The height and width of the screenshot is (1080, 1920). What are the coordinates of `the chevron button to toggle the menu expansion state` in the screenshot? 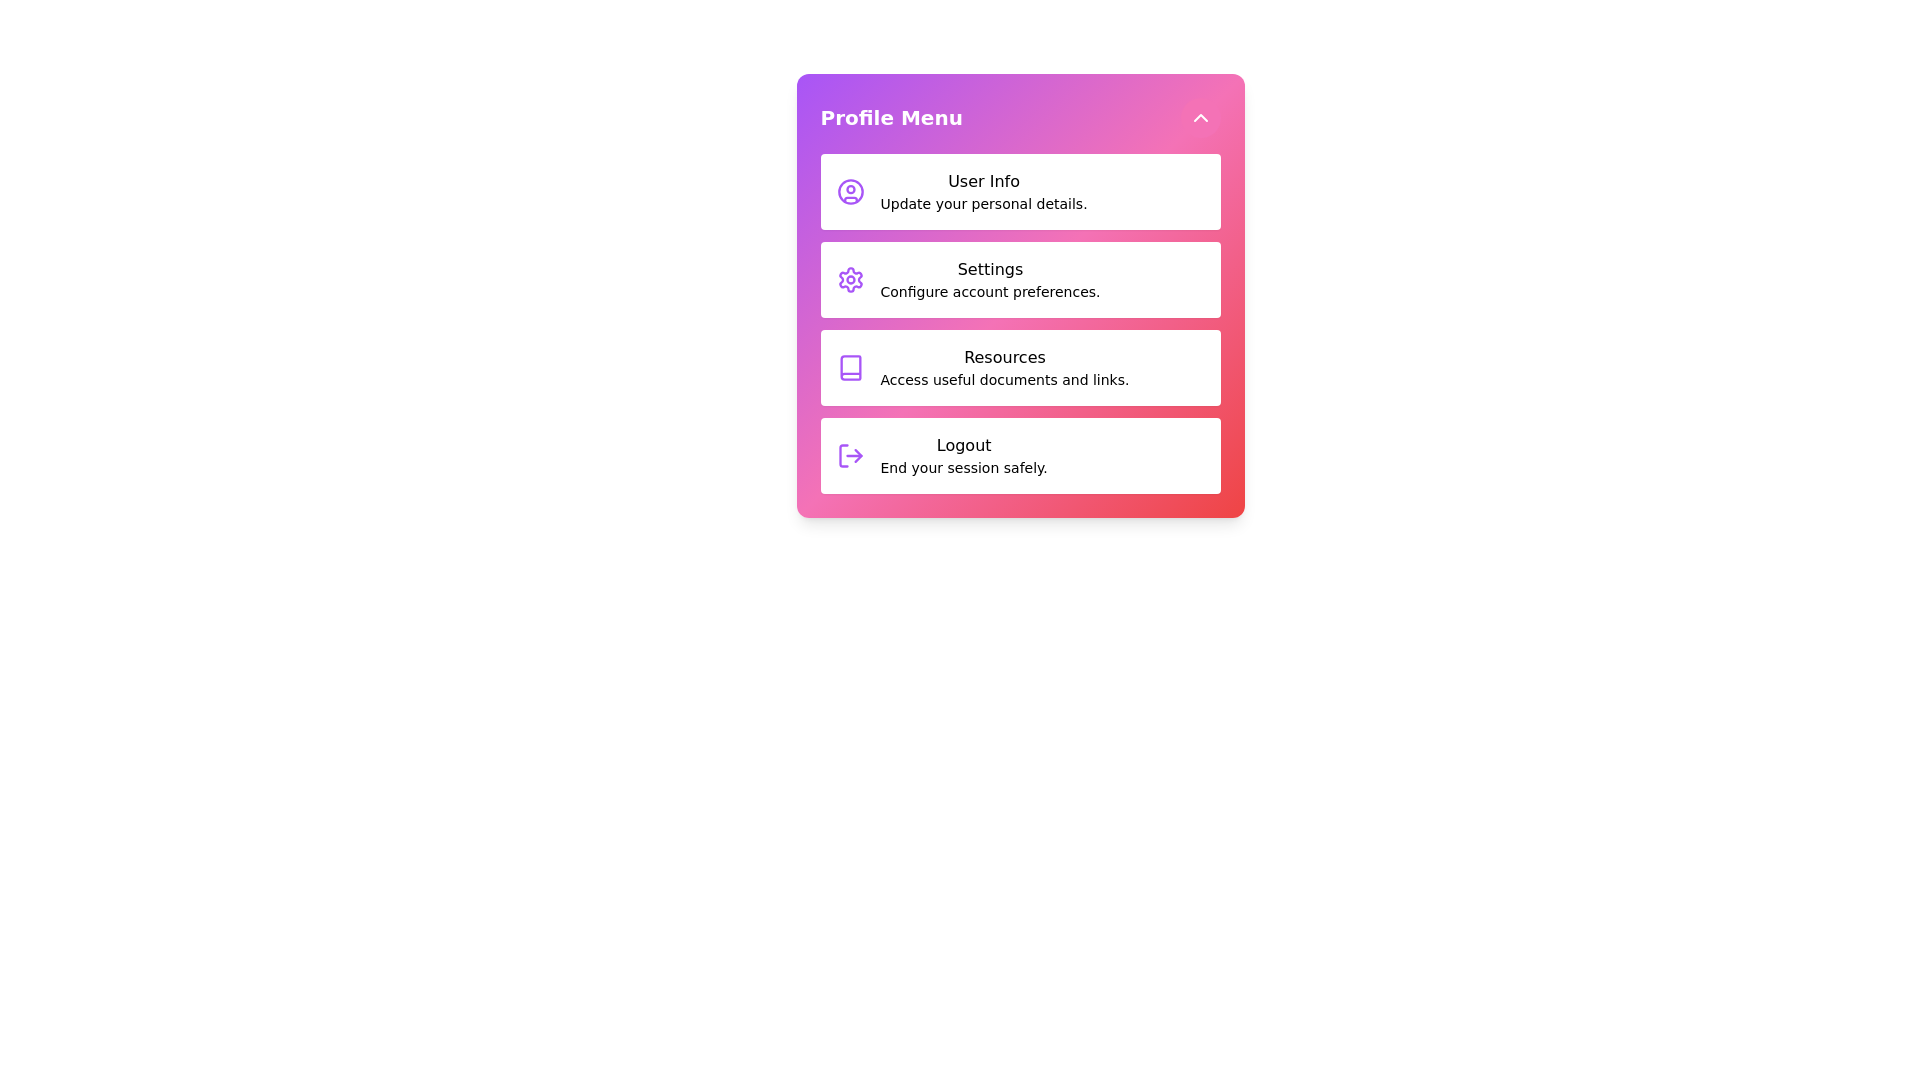 It's located at (1200, 118).